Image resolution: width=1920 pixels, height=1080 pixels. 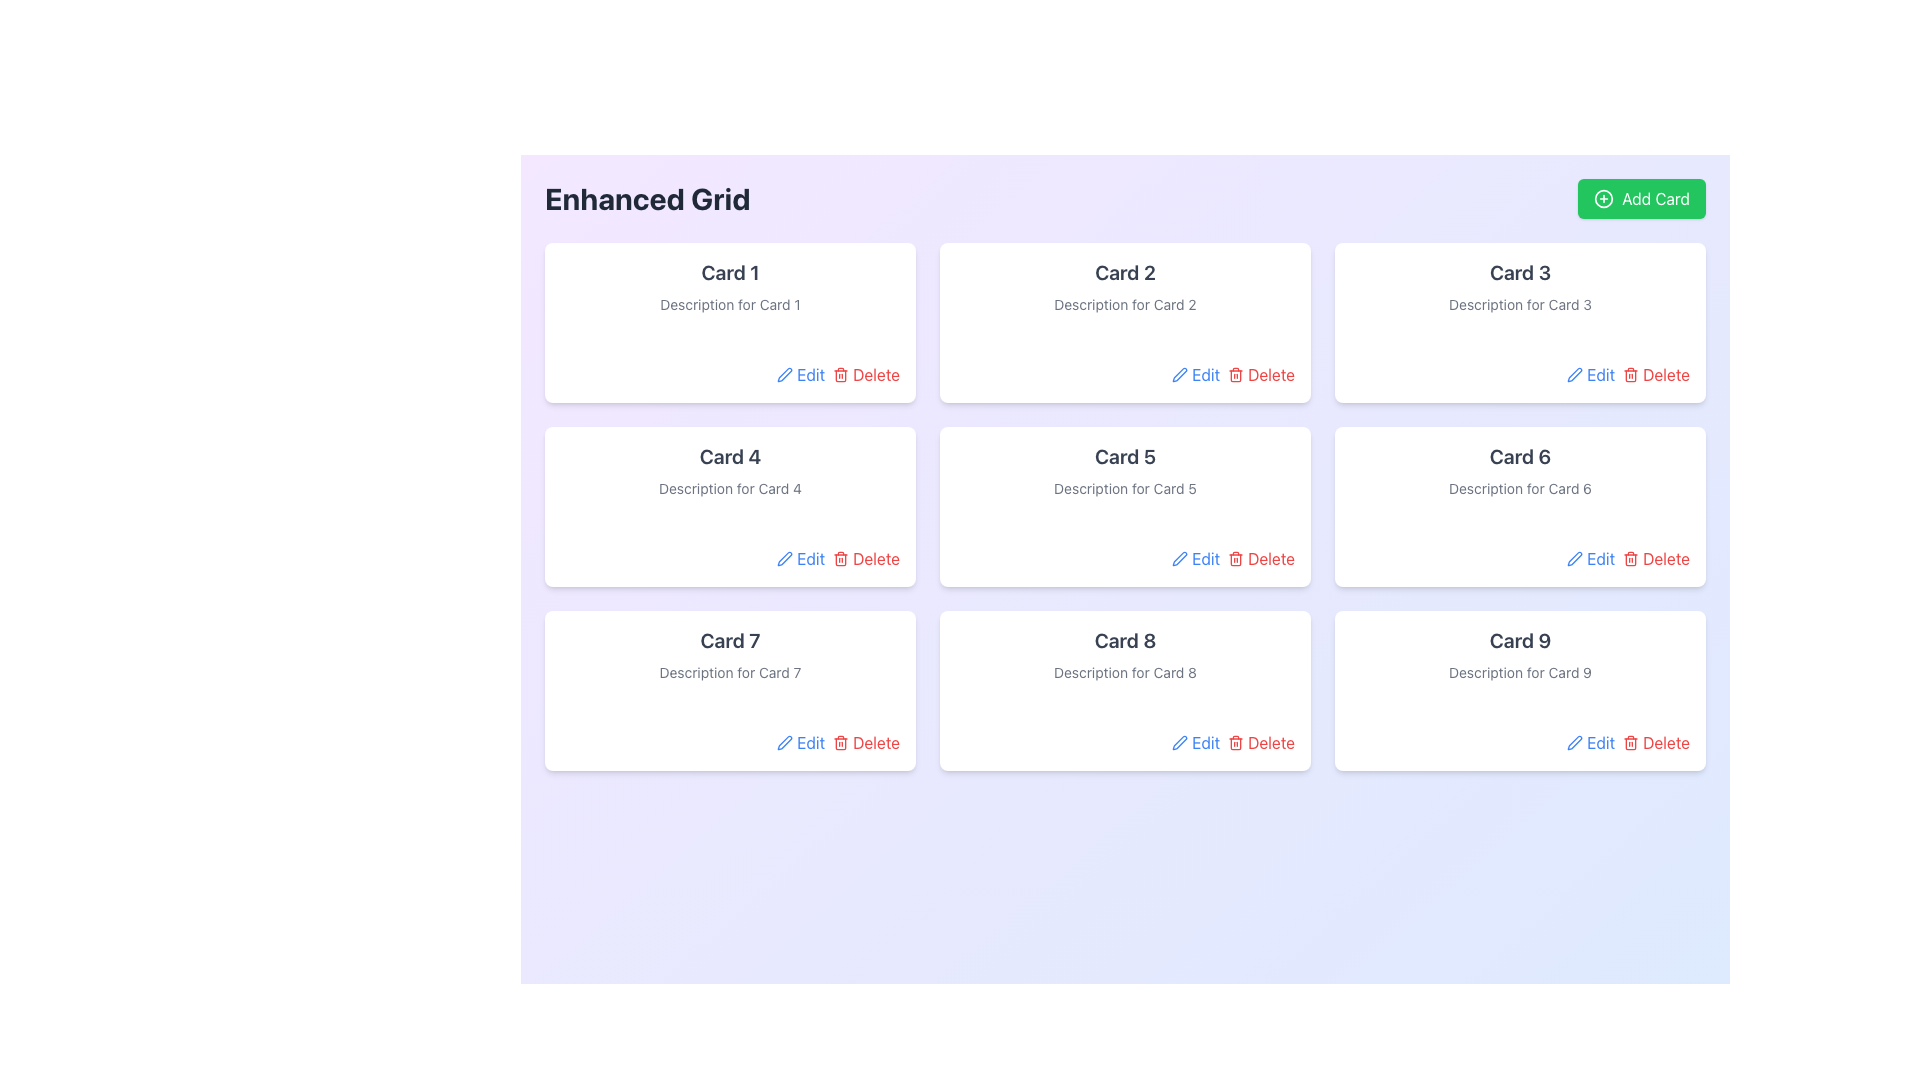 I want to click on the Text Display element that shows the title and description for the associated card, located in the top-left corner of the grid layout above 'Card 4', so click(x=729, y=286).